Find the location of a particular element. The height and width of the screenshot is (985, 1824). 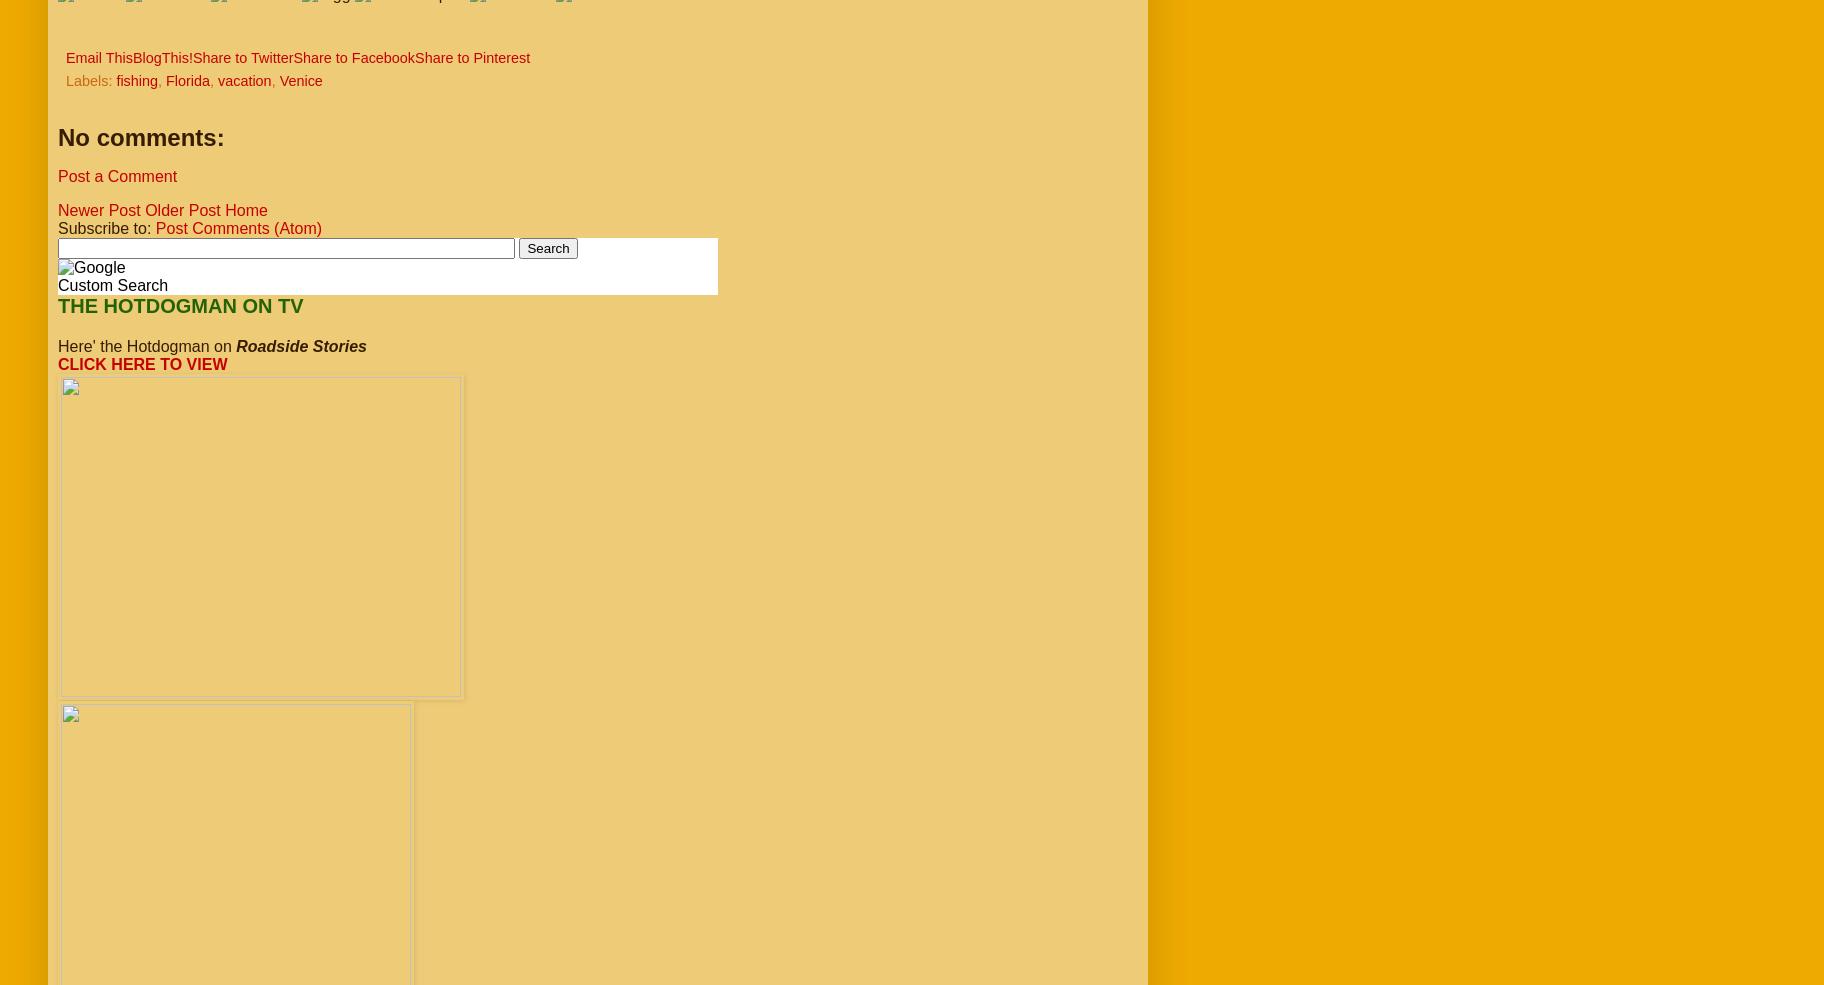

'Share to Pinterest' is located at coordinates (471, 57).